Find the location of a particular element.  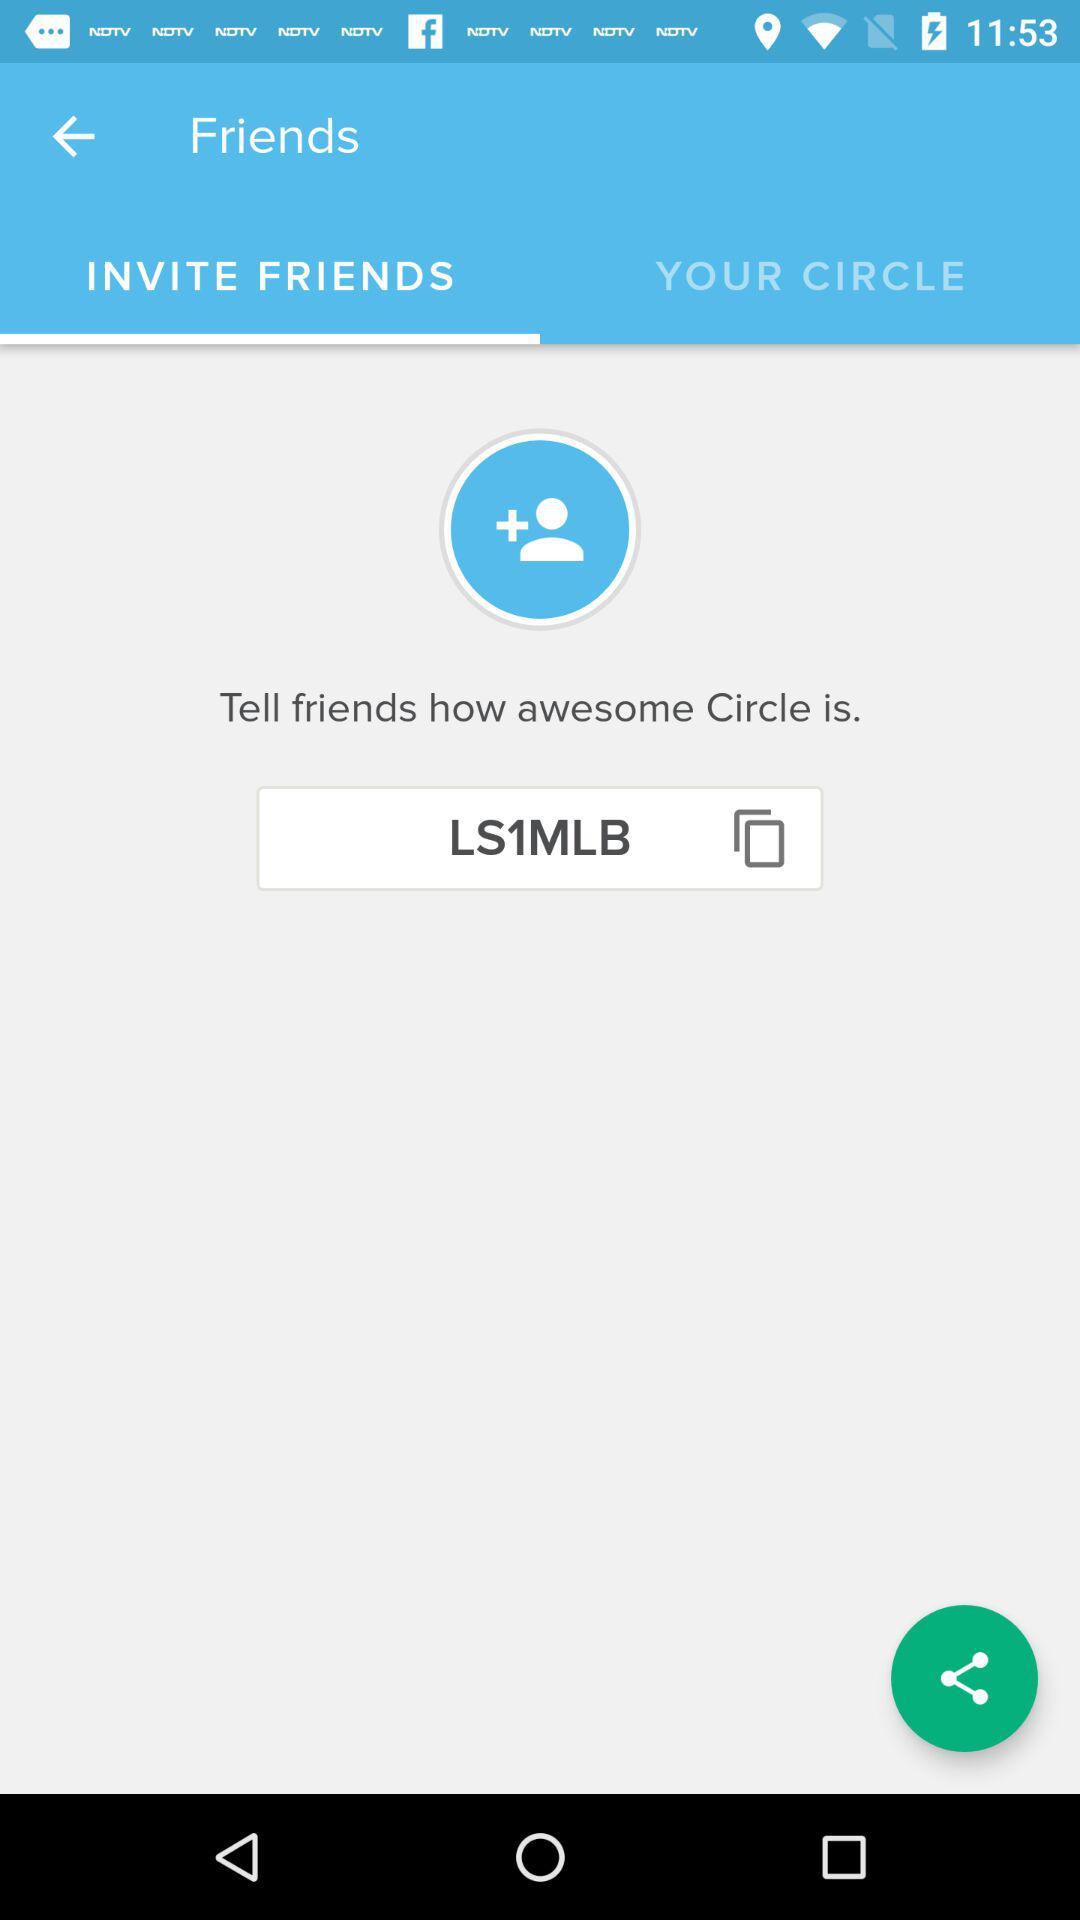

item below the tell friends how is located at coordinates (963, 1678).